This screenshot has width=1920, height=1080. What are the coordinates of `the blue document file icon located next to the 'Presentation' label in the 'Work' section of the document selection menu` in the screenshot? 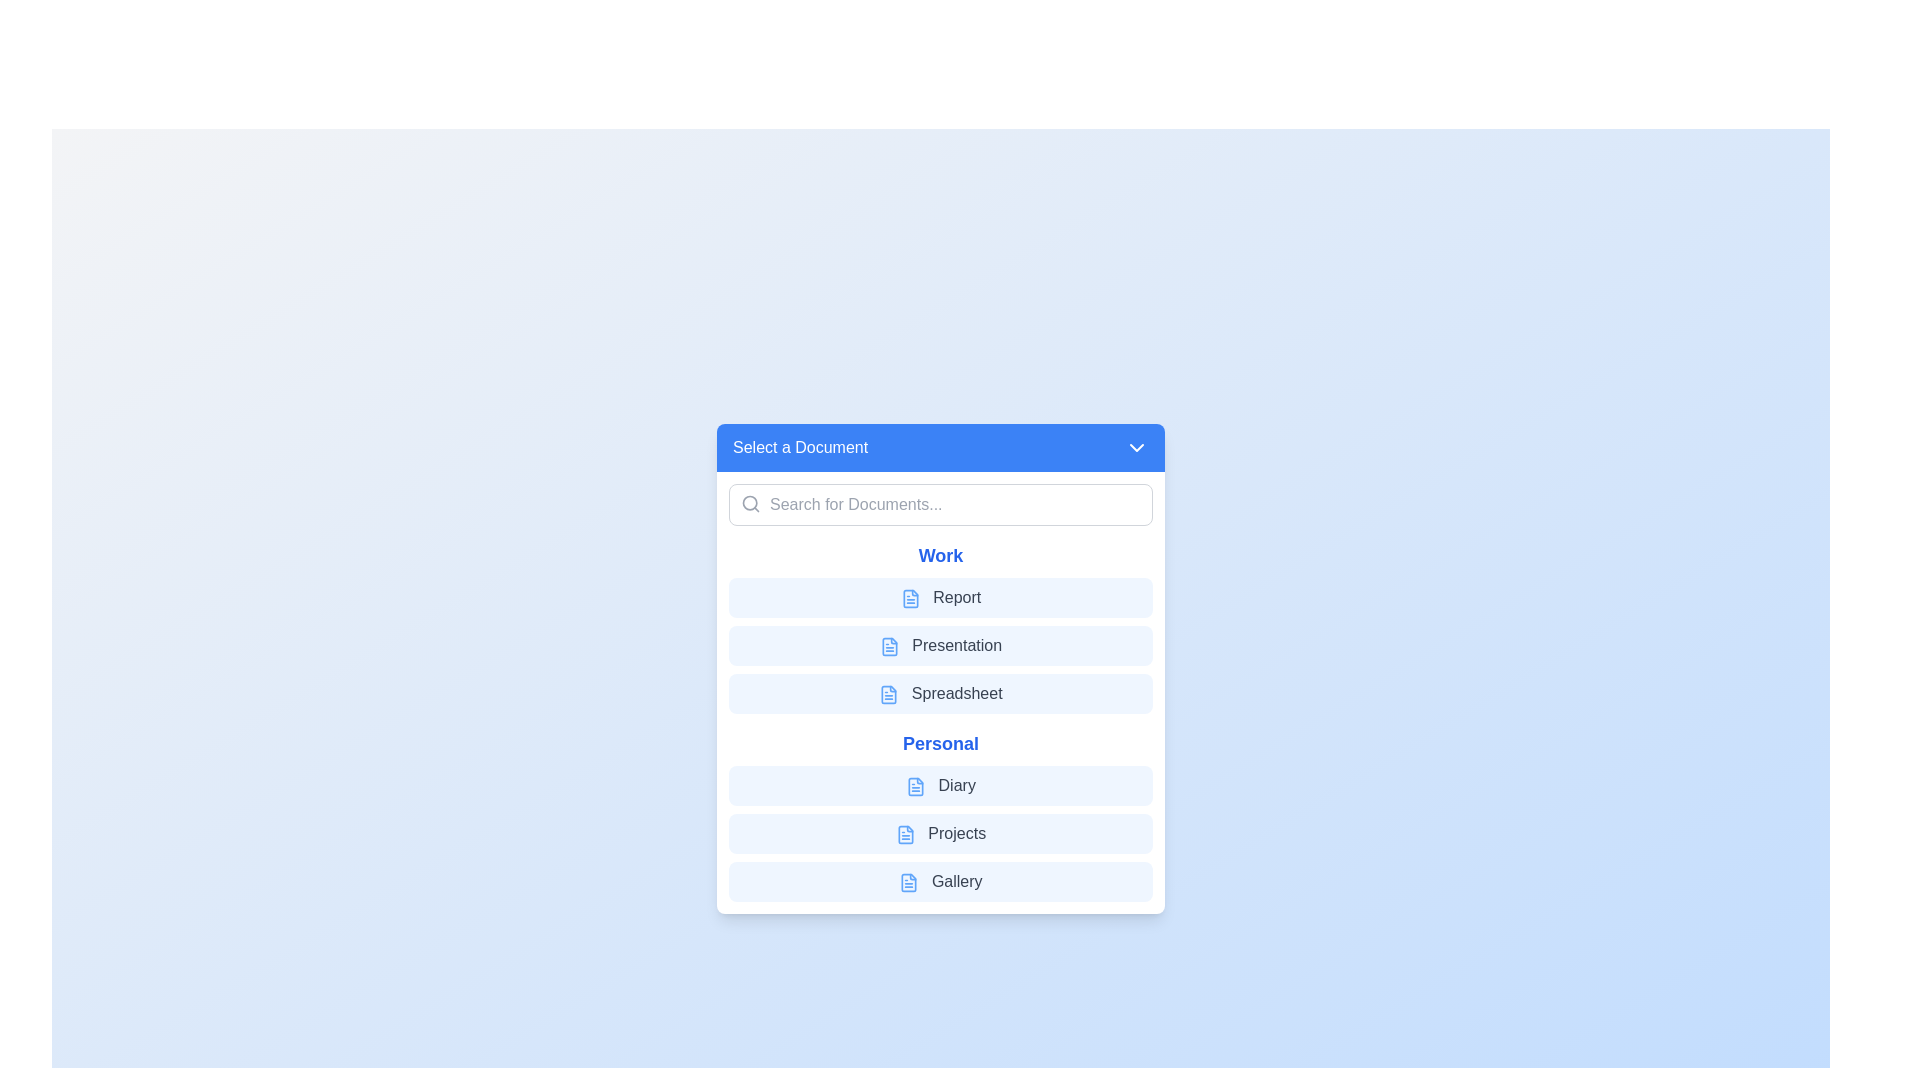 It's located at (888, 646).